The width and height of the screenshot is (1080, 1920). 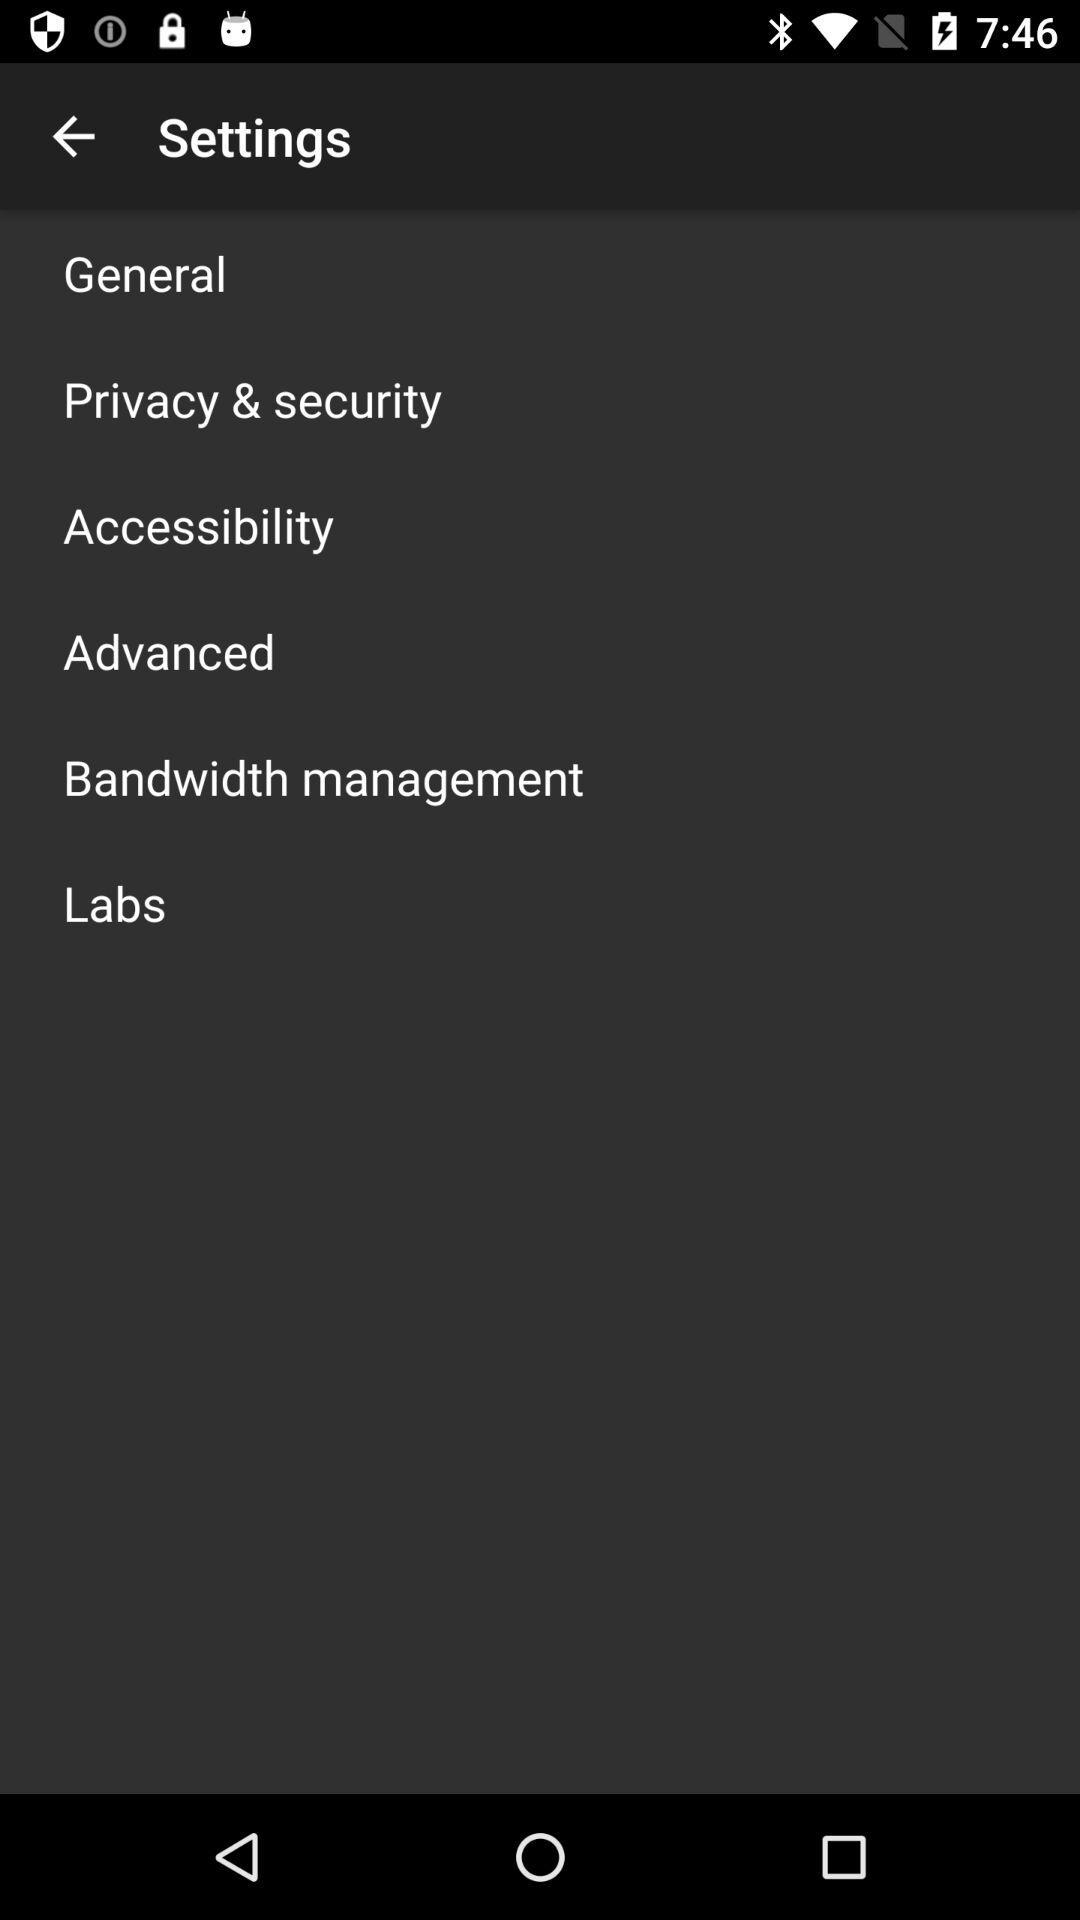 I want to click on app above privacy & security icon, so click(x=144, y=272).